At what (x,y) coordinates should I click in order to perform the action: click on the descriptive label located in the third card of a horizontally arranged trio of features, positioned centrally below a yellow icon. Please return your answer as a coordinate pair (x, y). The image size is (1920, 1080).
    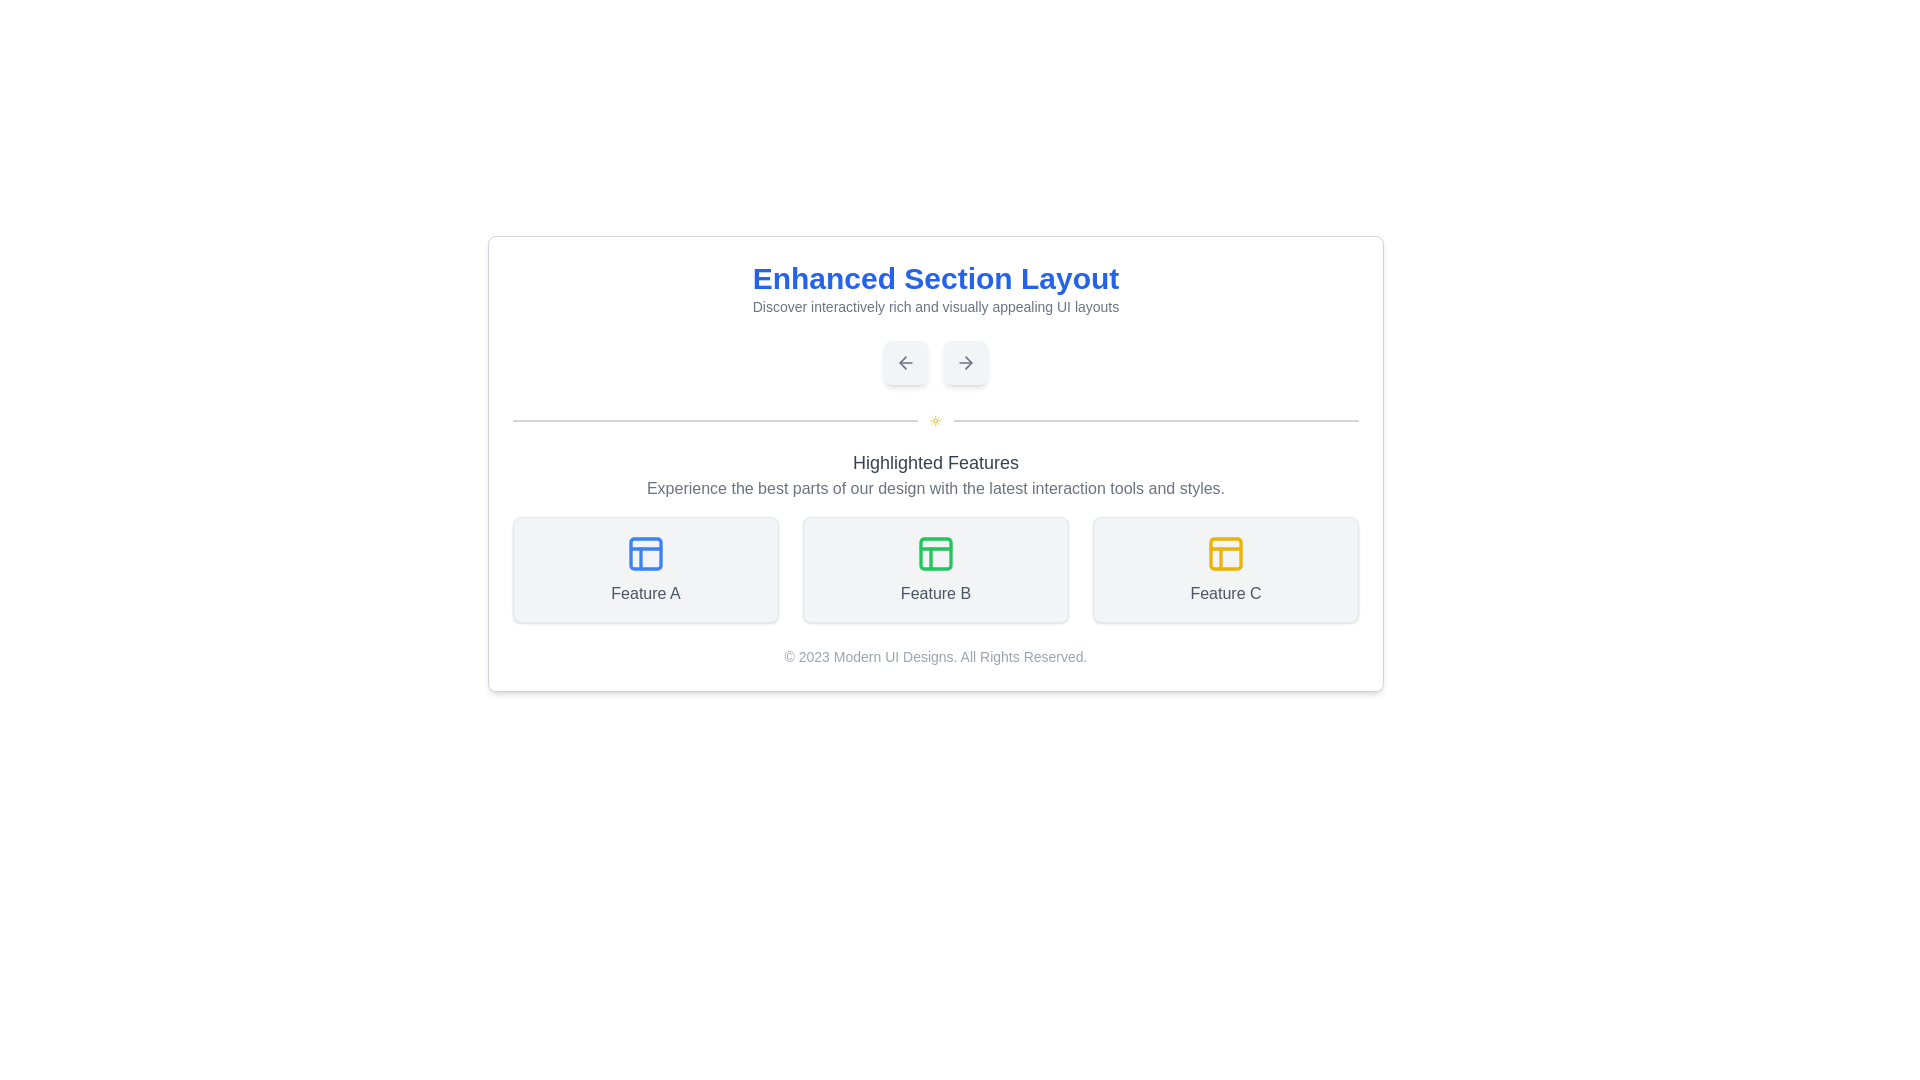
    Looking at the image, I should click on (1224, 593).